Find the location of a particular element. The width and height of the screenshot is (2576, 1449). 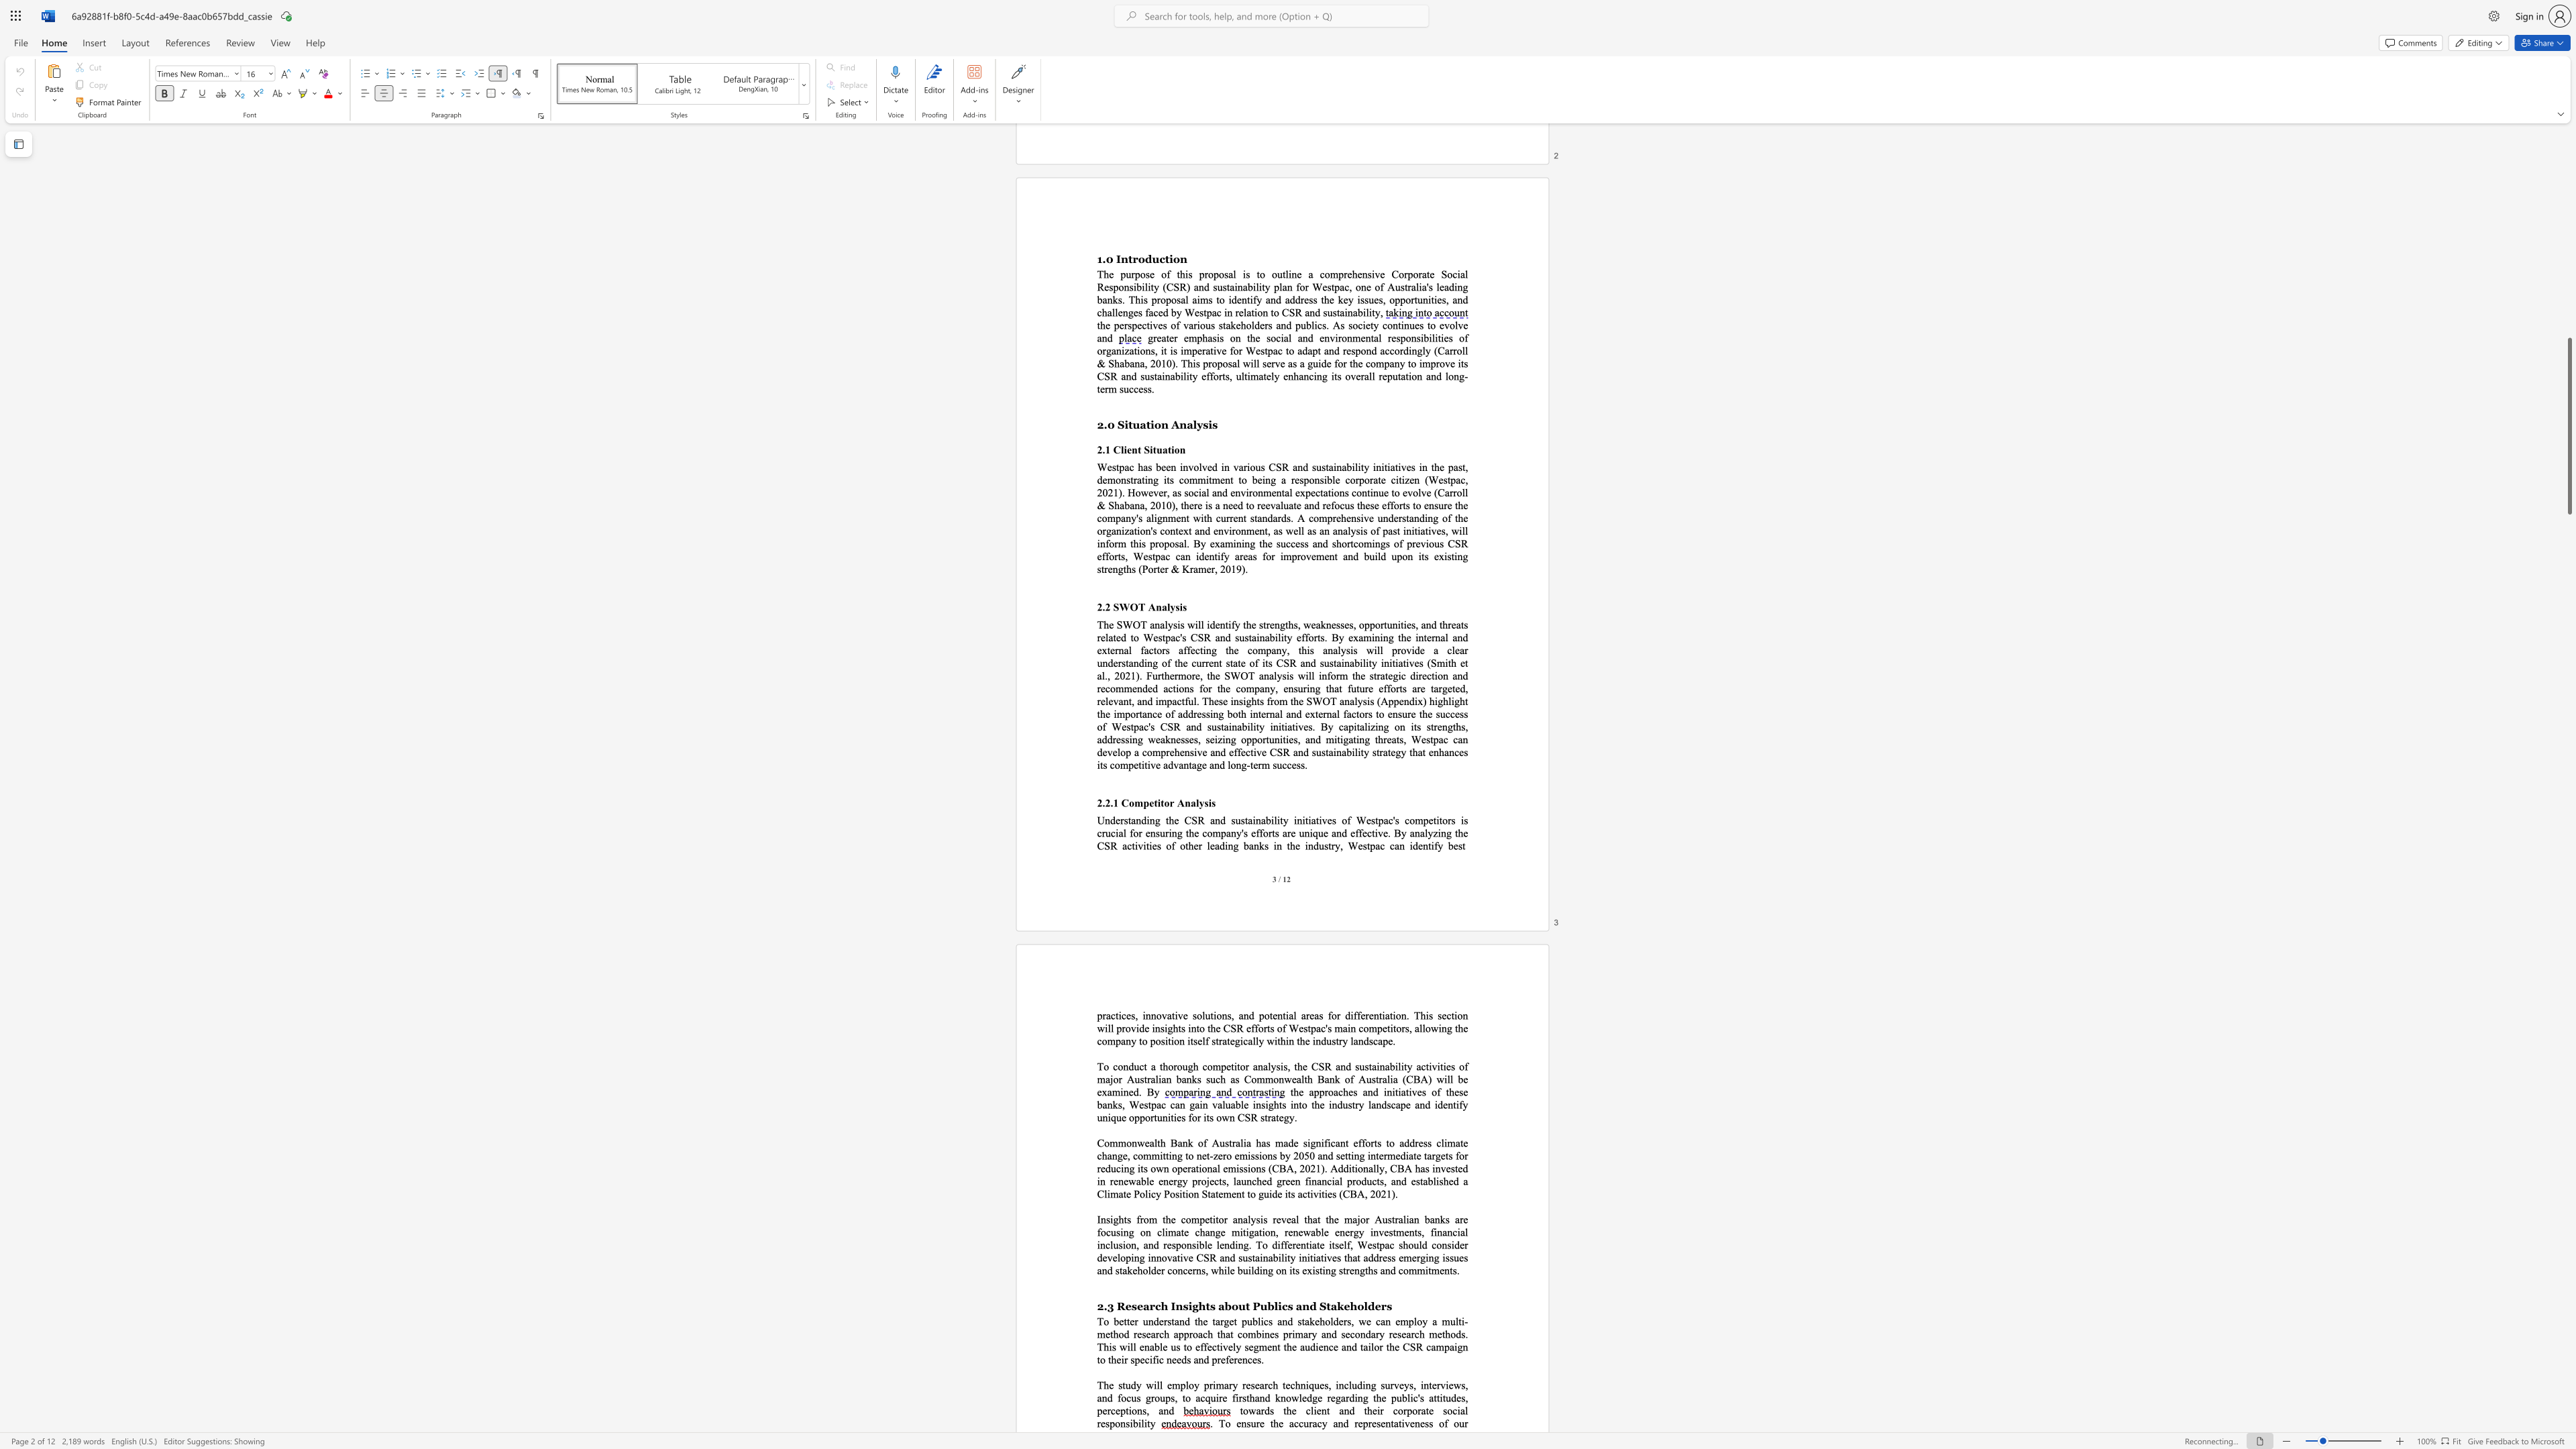

the 1th character "a" in the text is located at coordinates (1272, 1117).